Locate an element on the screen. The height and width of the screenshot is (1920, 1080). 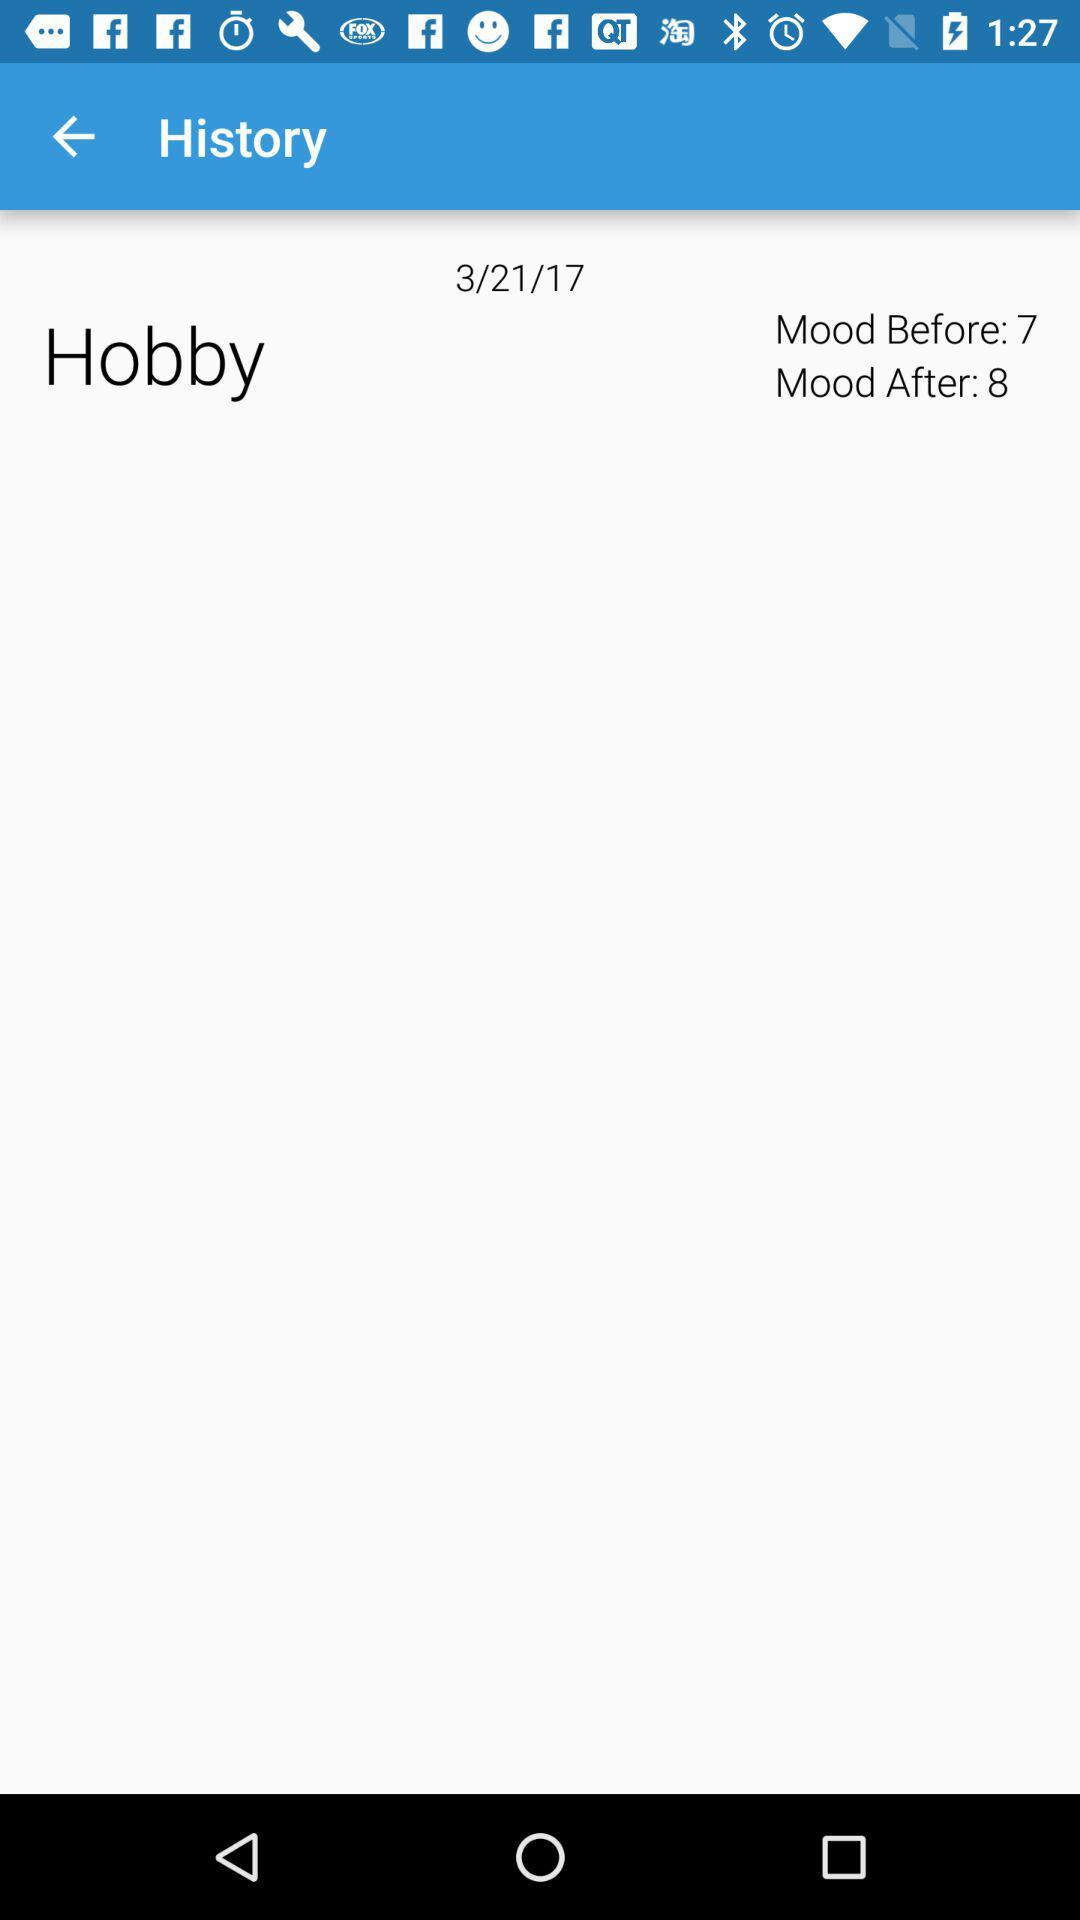
hobby app is located at coordinates (401, 354).